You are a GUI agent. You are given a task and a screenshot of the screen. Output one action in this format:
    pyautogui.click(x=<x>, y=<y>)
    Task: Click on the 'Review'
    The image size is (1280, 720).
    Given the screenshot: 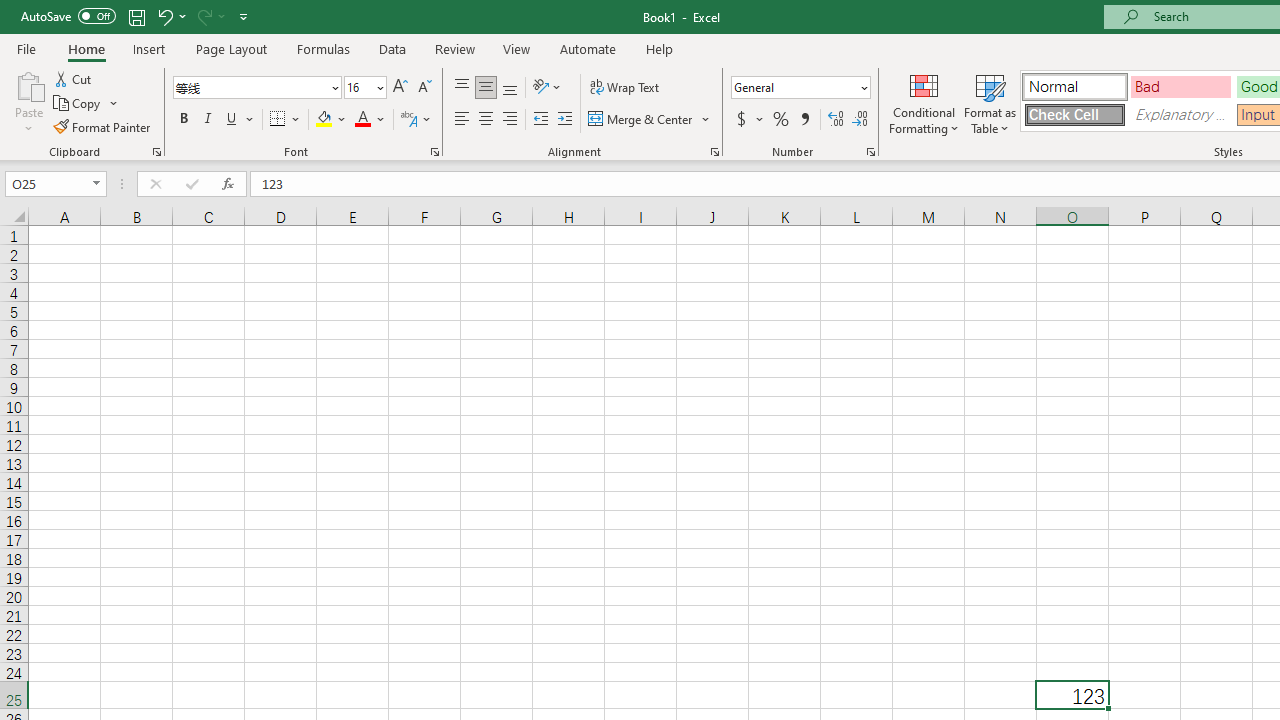 What is the action you would take?
    pyautogui.click(x=454, y=48)
    